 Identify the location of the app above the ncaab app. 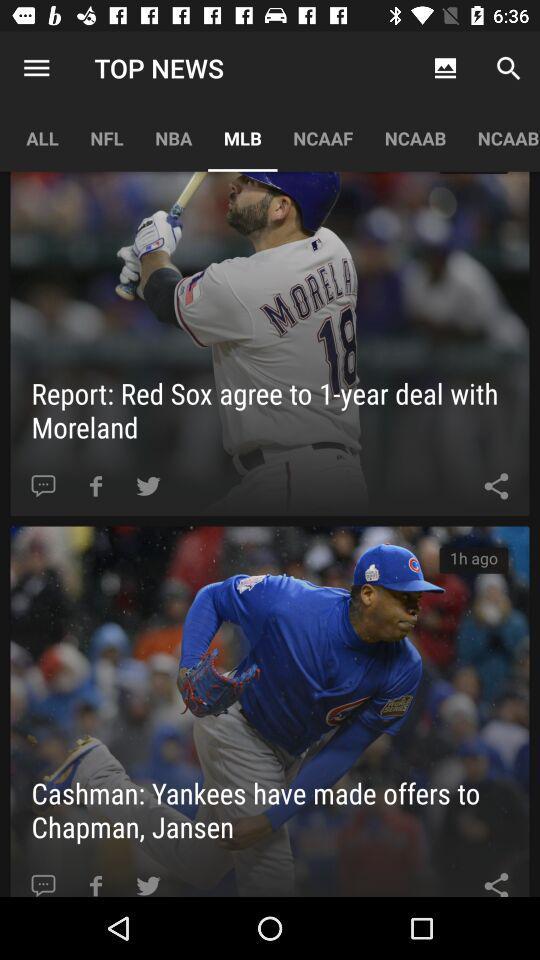
(445, 68).